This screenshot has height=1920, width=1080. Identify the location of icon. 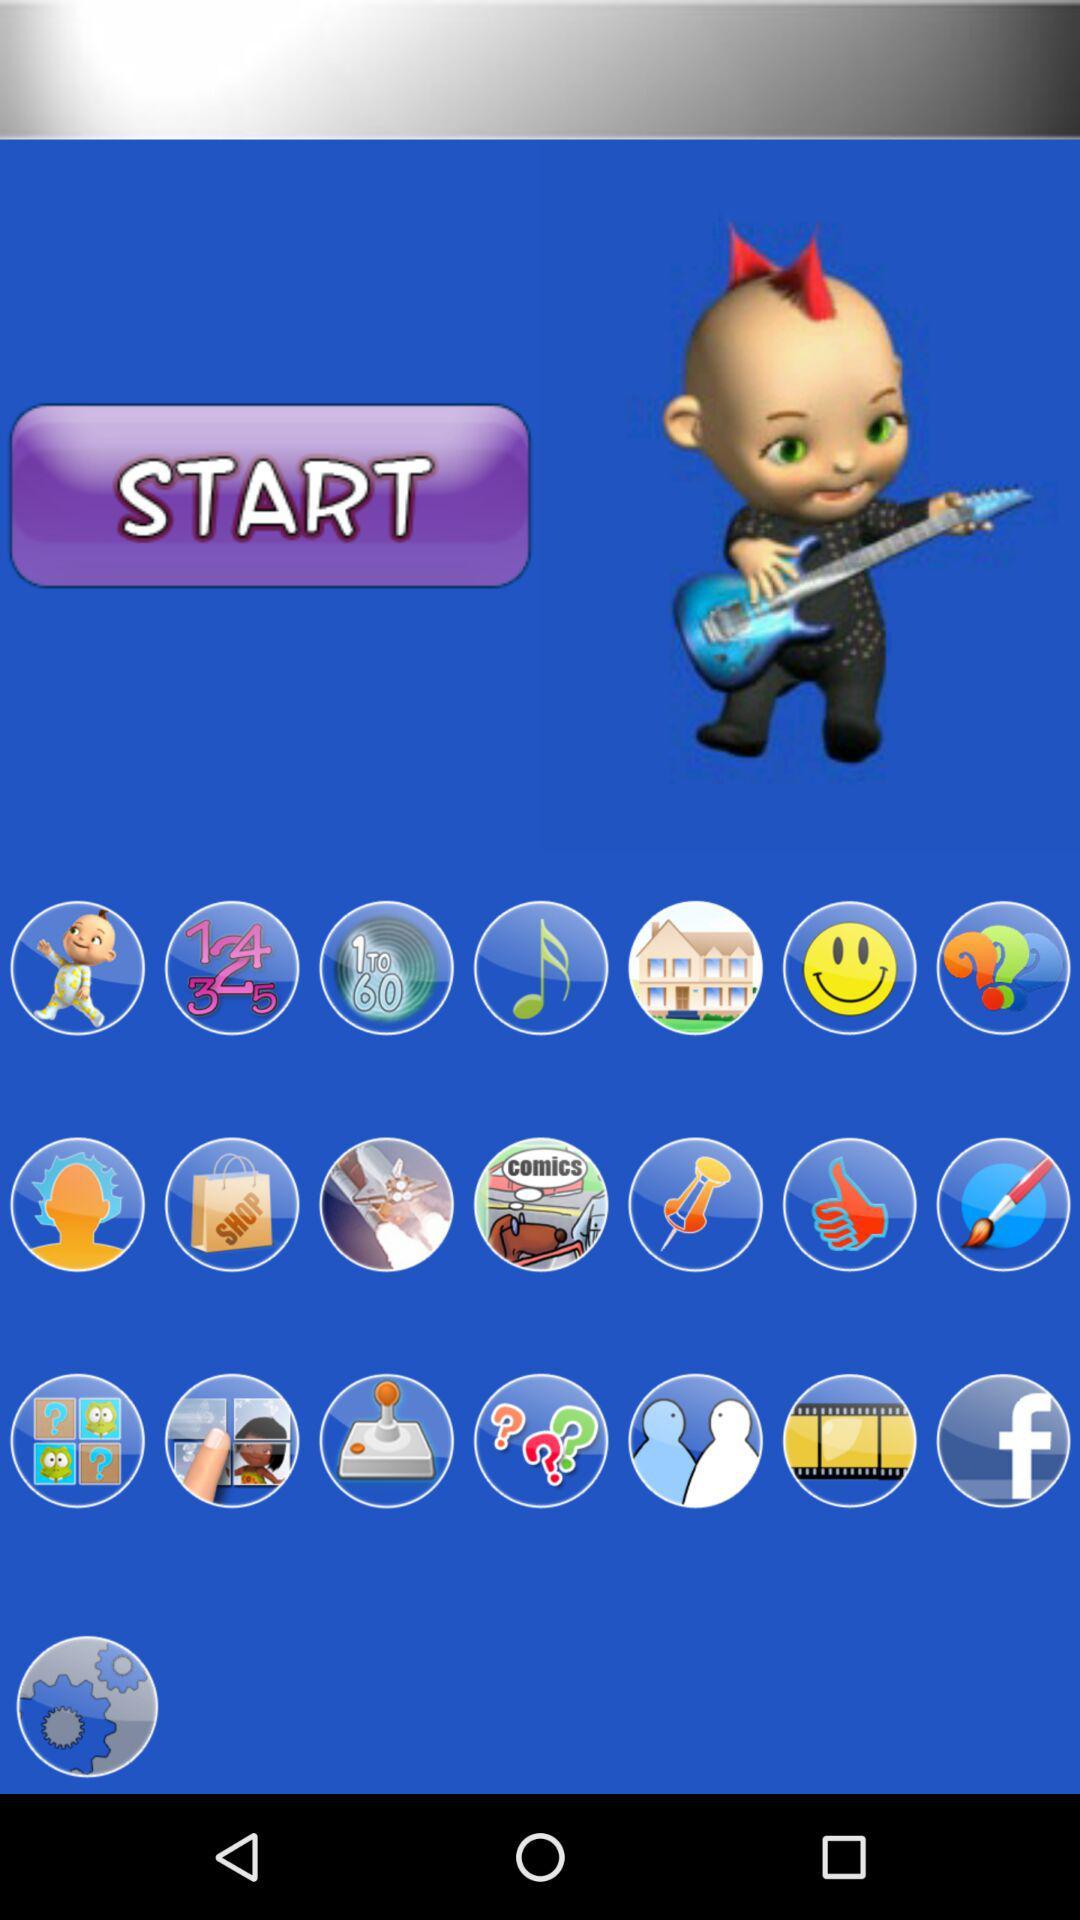
(386, 1441).